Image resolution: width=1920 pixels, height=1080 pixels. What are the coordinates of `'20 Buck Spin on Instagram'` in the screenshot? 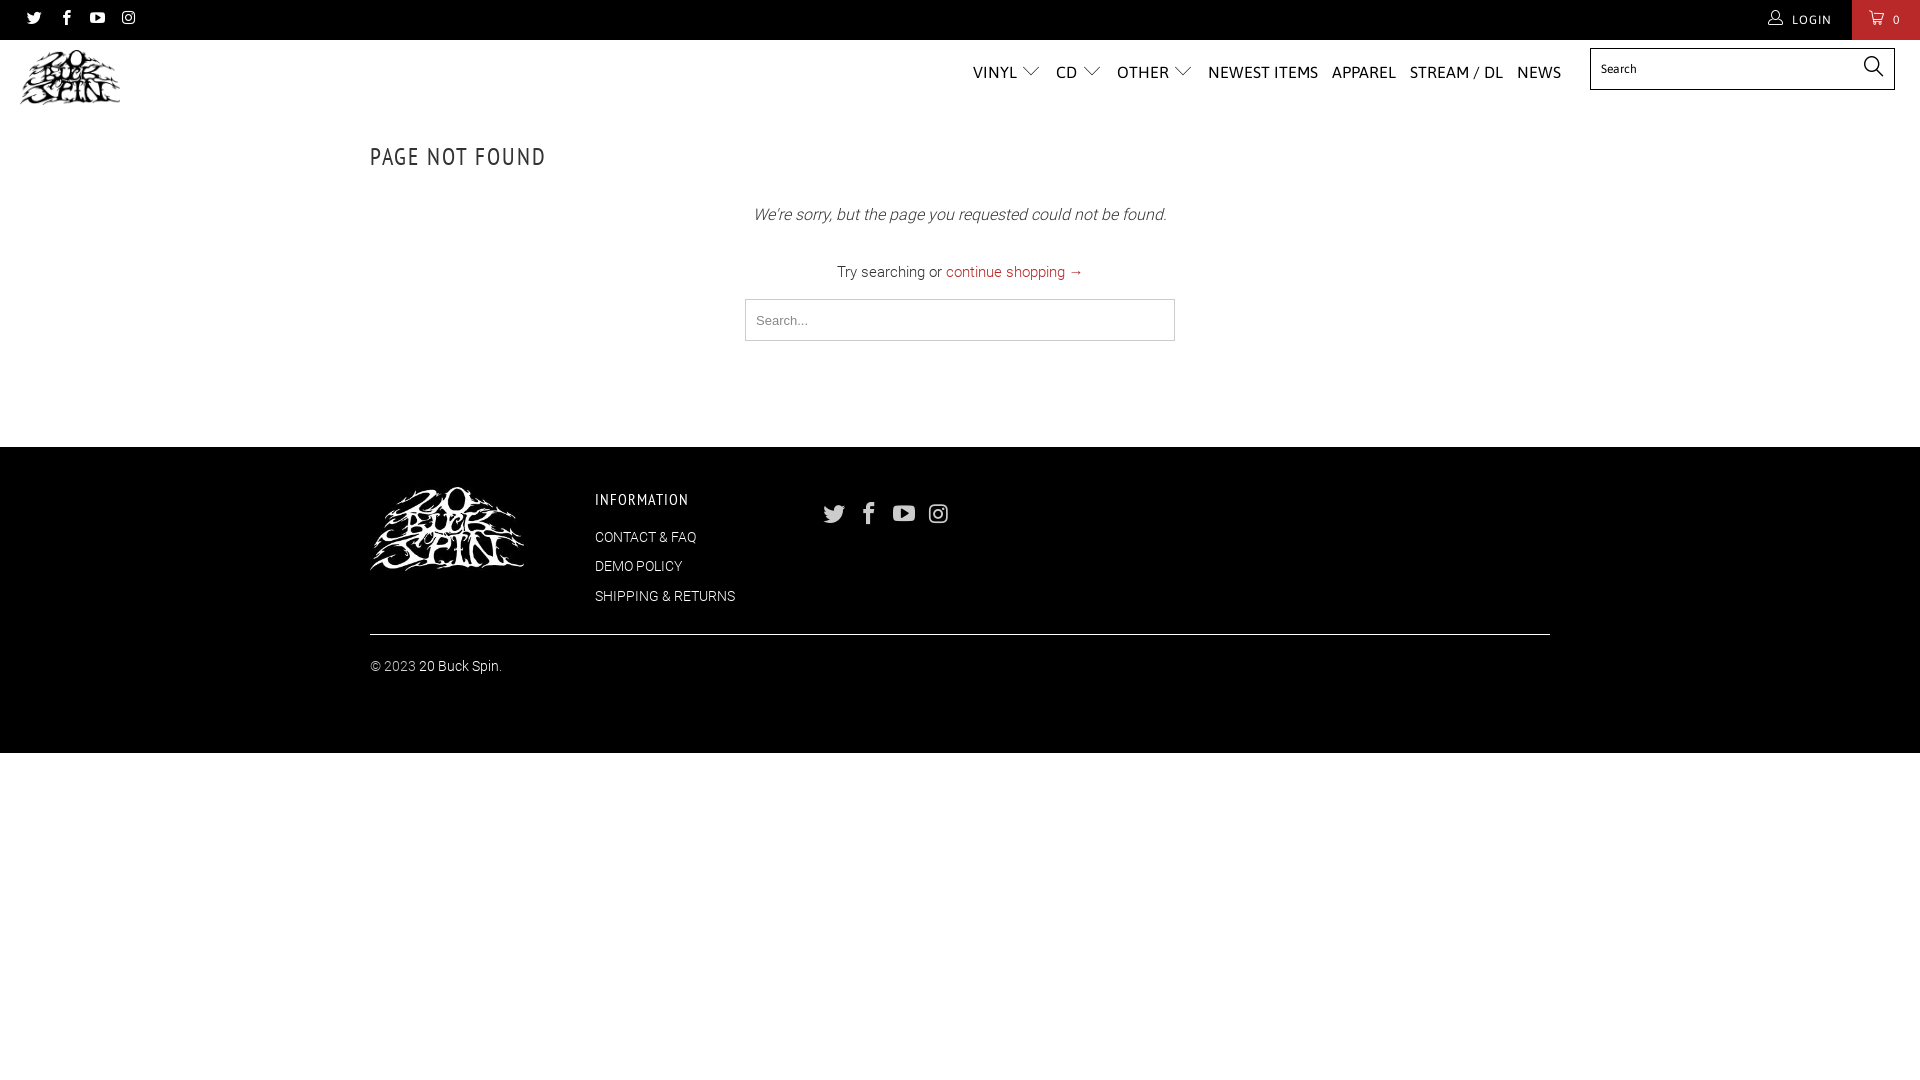 It's located at (938, 514).